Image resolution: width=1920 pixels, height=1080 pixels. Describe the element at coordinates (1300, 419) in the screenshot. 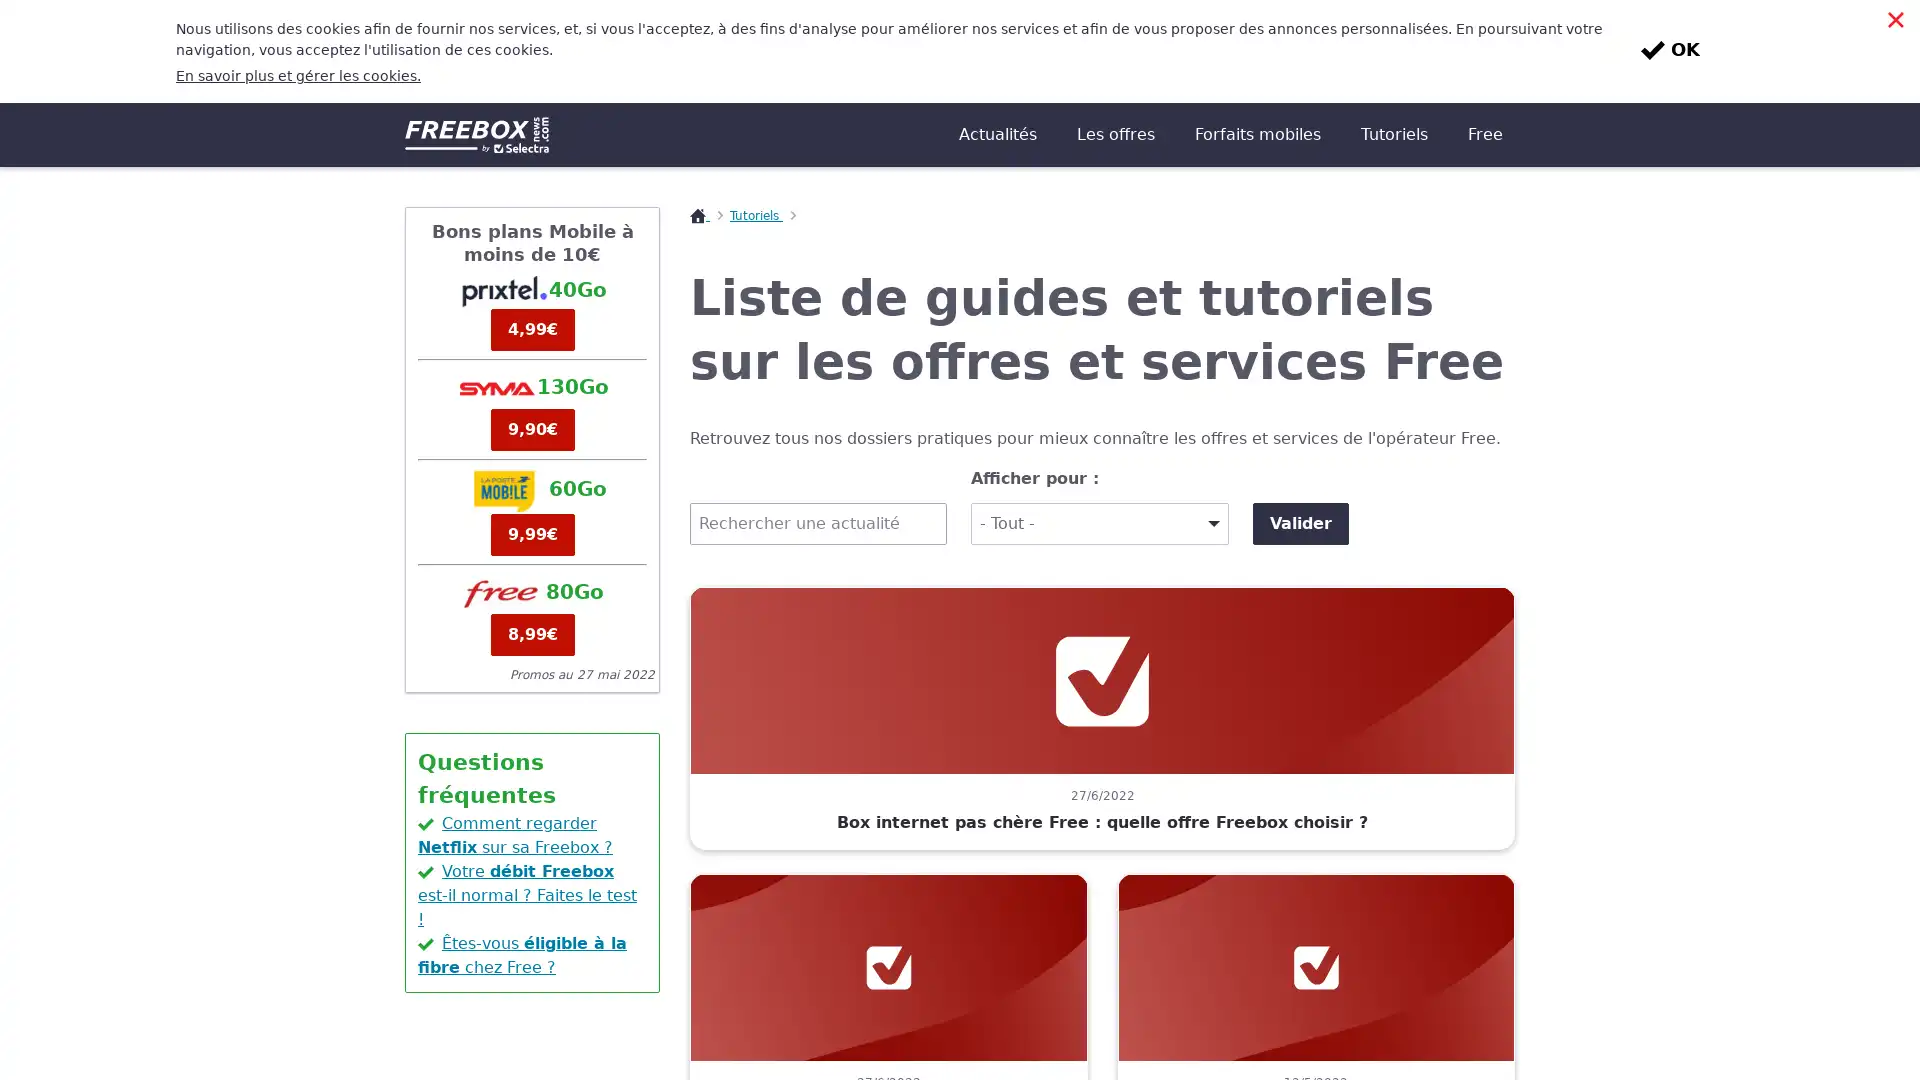

I see `Valider` at that location.